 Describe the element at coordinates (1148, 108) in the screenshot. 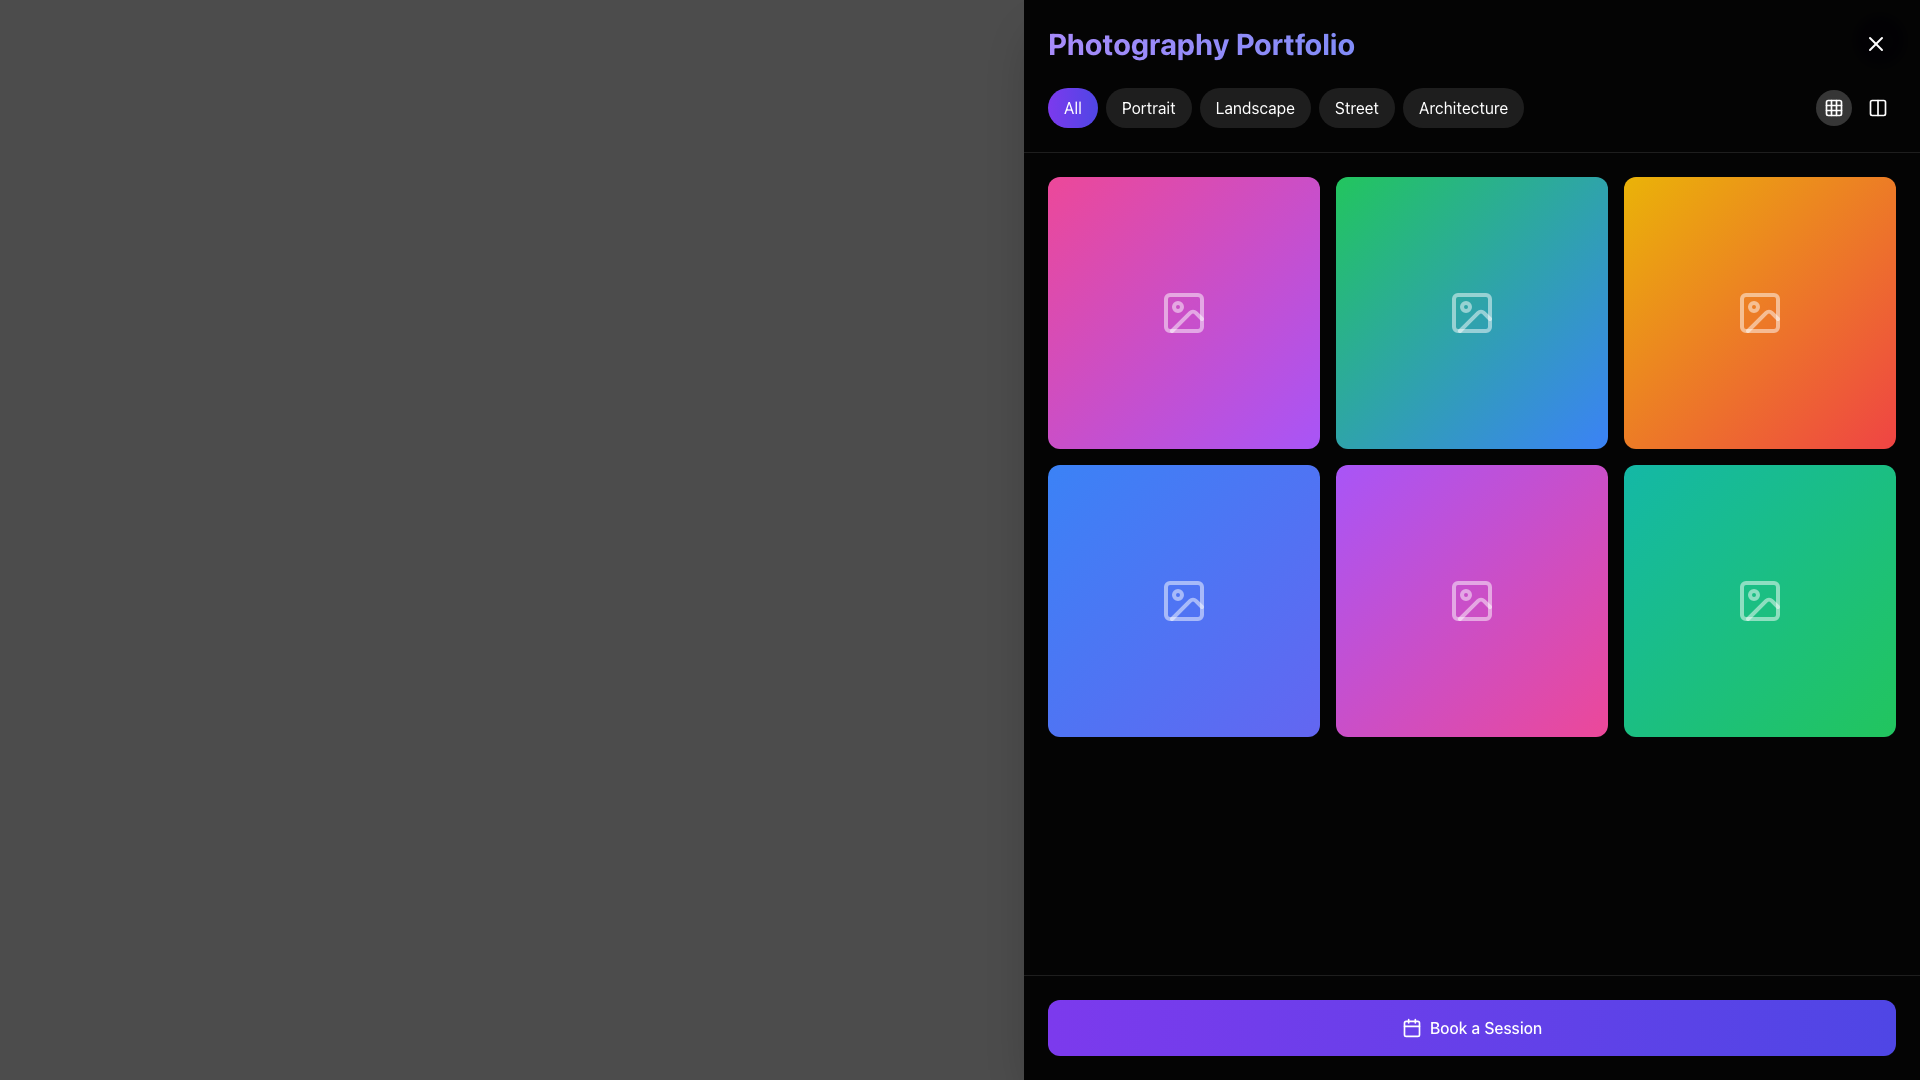

I see `the filter toggle button for portrait-related items, which is the second button in a row of five buttons located beneath the 'Photography Portfolio' header, to observe a styling change` at that location.